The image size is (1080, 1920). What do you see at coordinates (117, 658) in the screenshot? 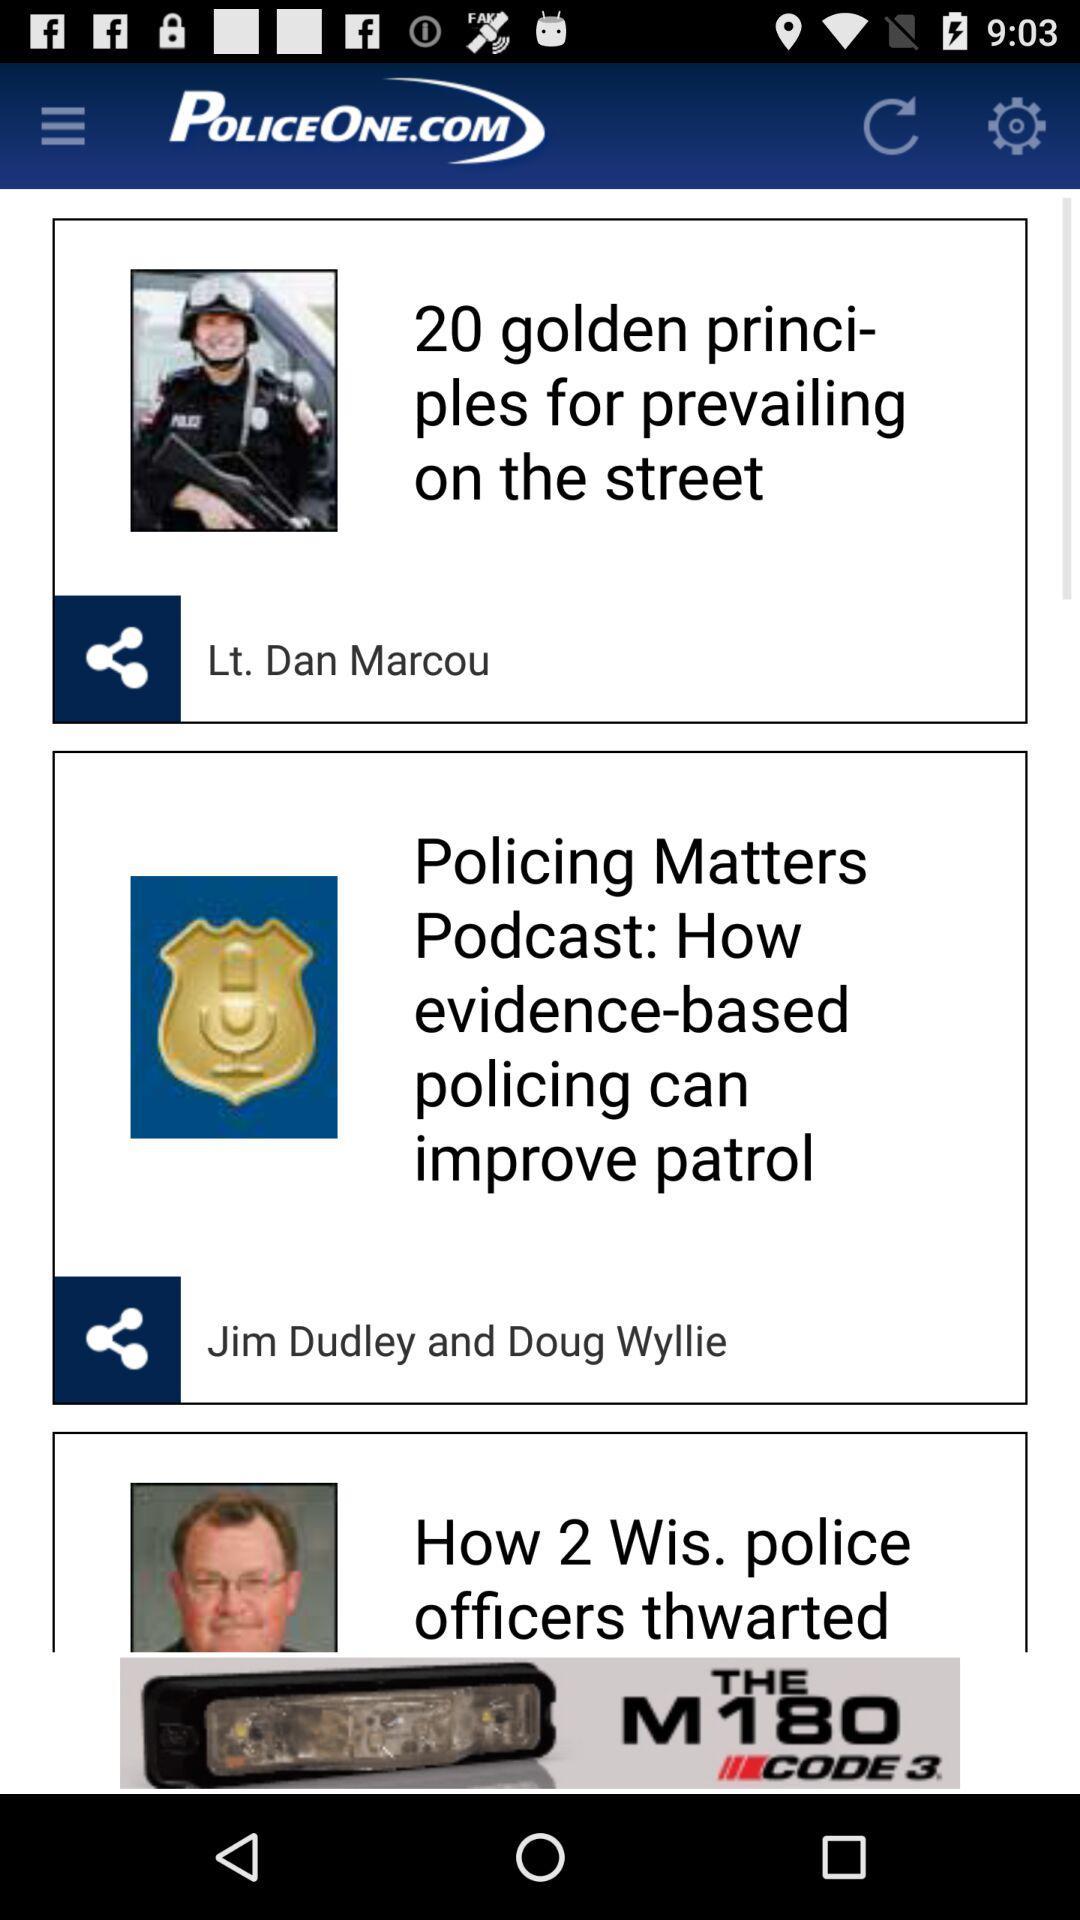
I see `share the article` at bounding box center [117, 658].